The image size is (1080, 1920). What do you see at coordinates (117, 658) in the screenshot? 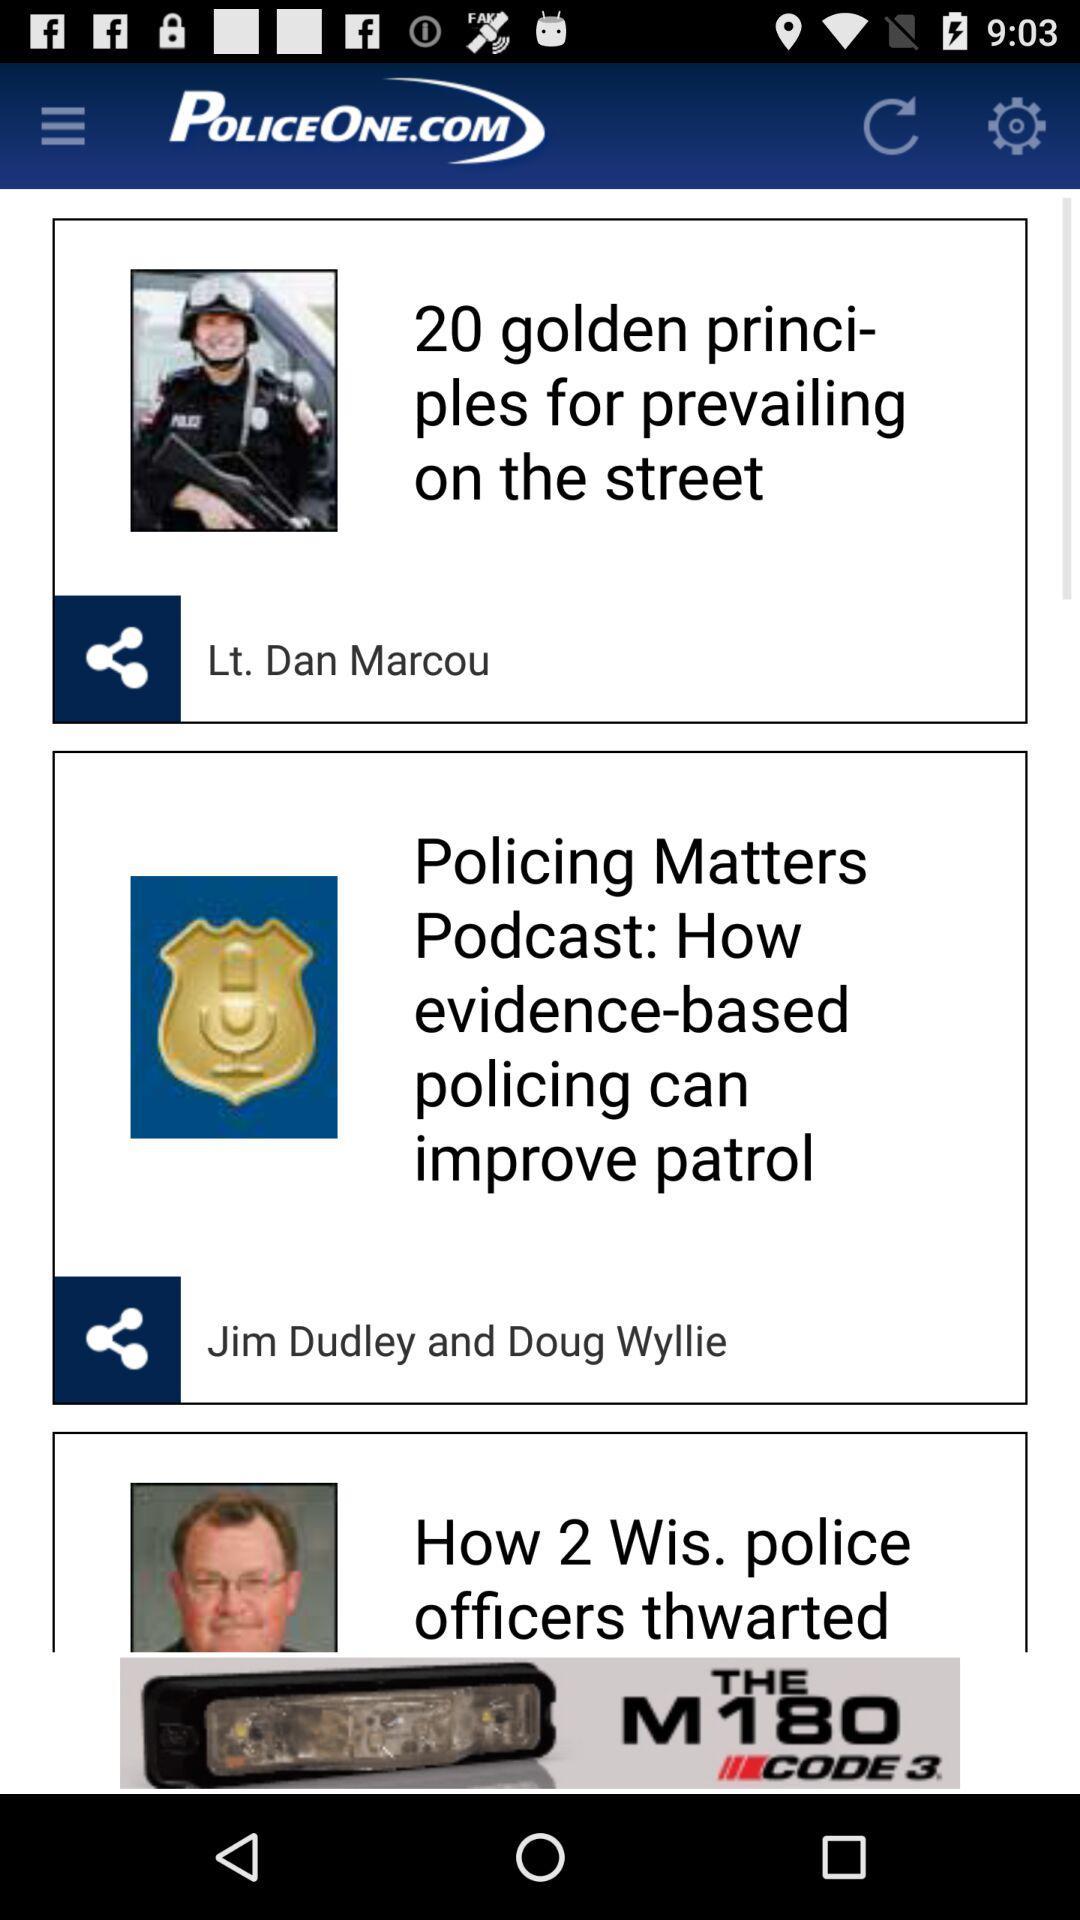
I see `share the article` at bounding box center [117, 658].